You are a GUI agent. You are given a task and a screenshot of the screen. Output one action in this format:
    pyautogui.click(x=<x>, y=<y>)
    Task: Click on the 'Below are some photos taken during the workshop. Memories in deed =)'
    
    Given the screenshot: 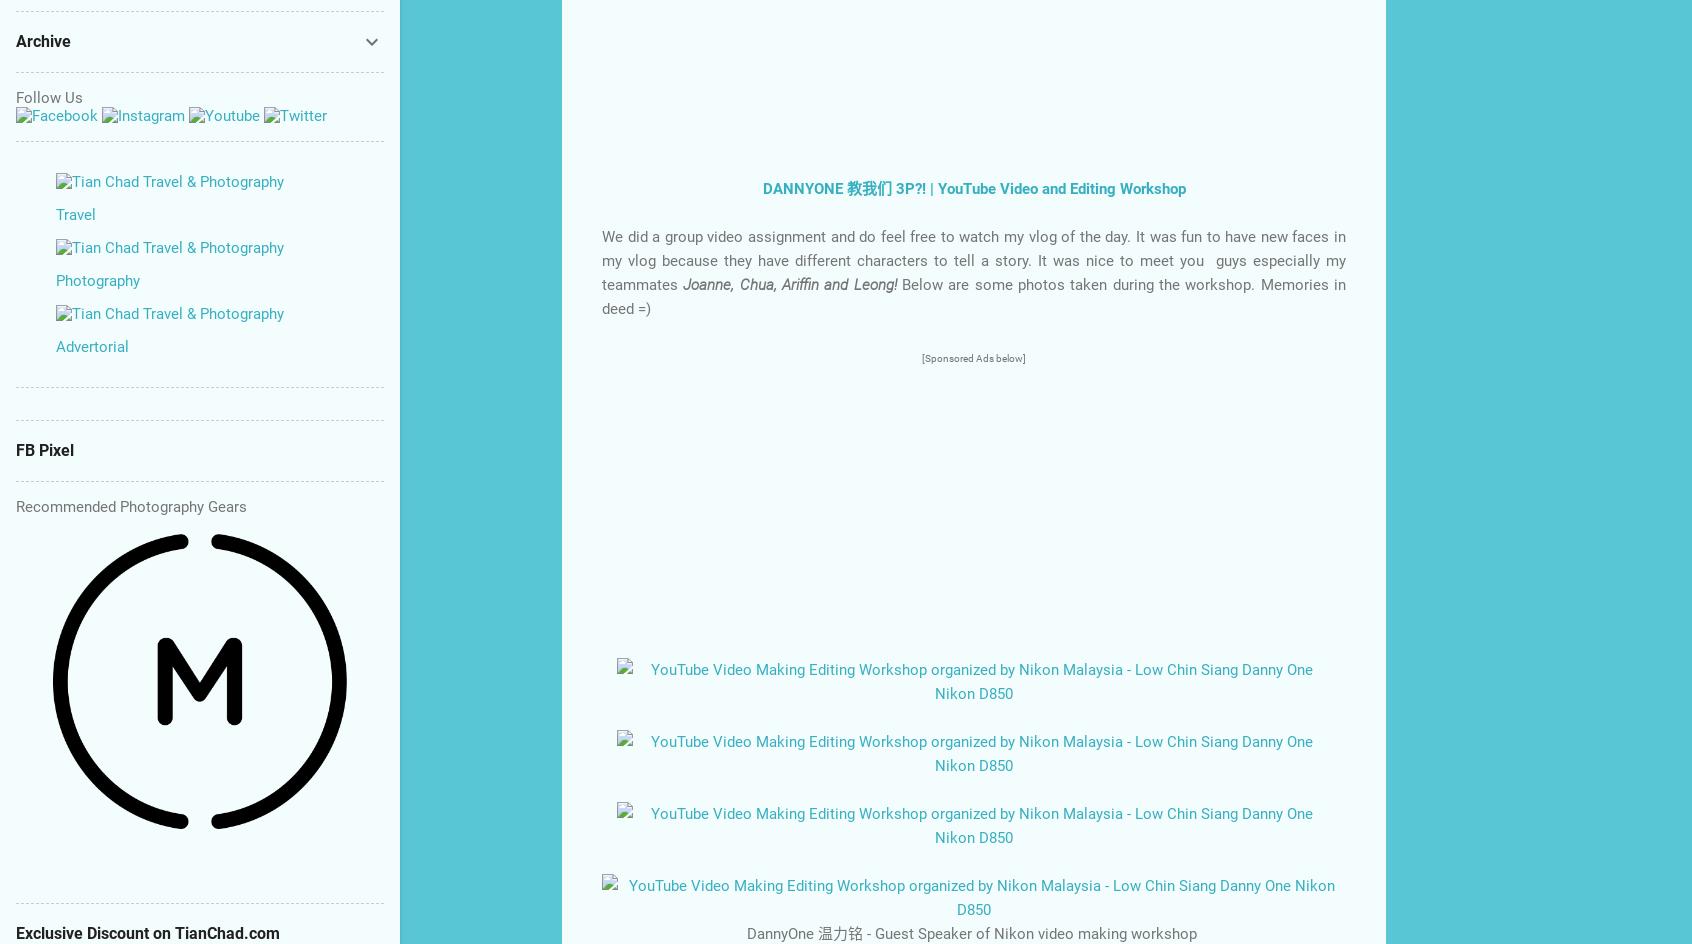 What is the action you would take?
    pyautogui.click(x=974, y=295)
    